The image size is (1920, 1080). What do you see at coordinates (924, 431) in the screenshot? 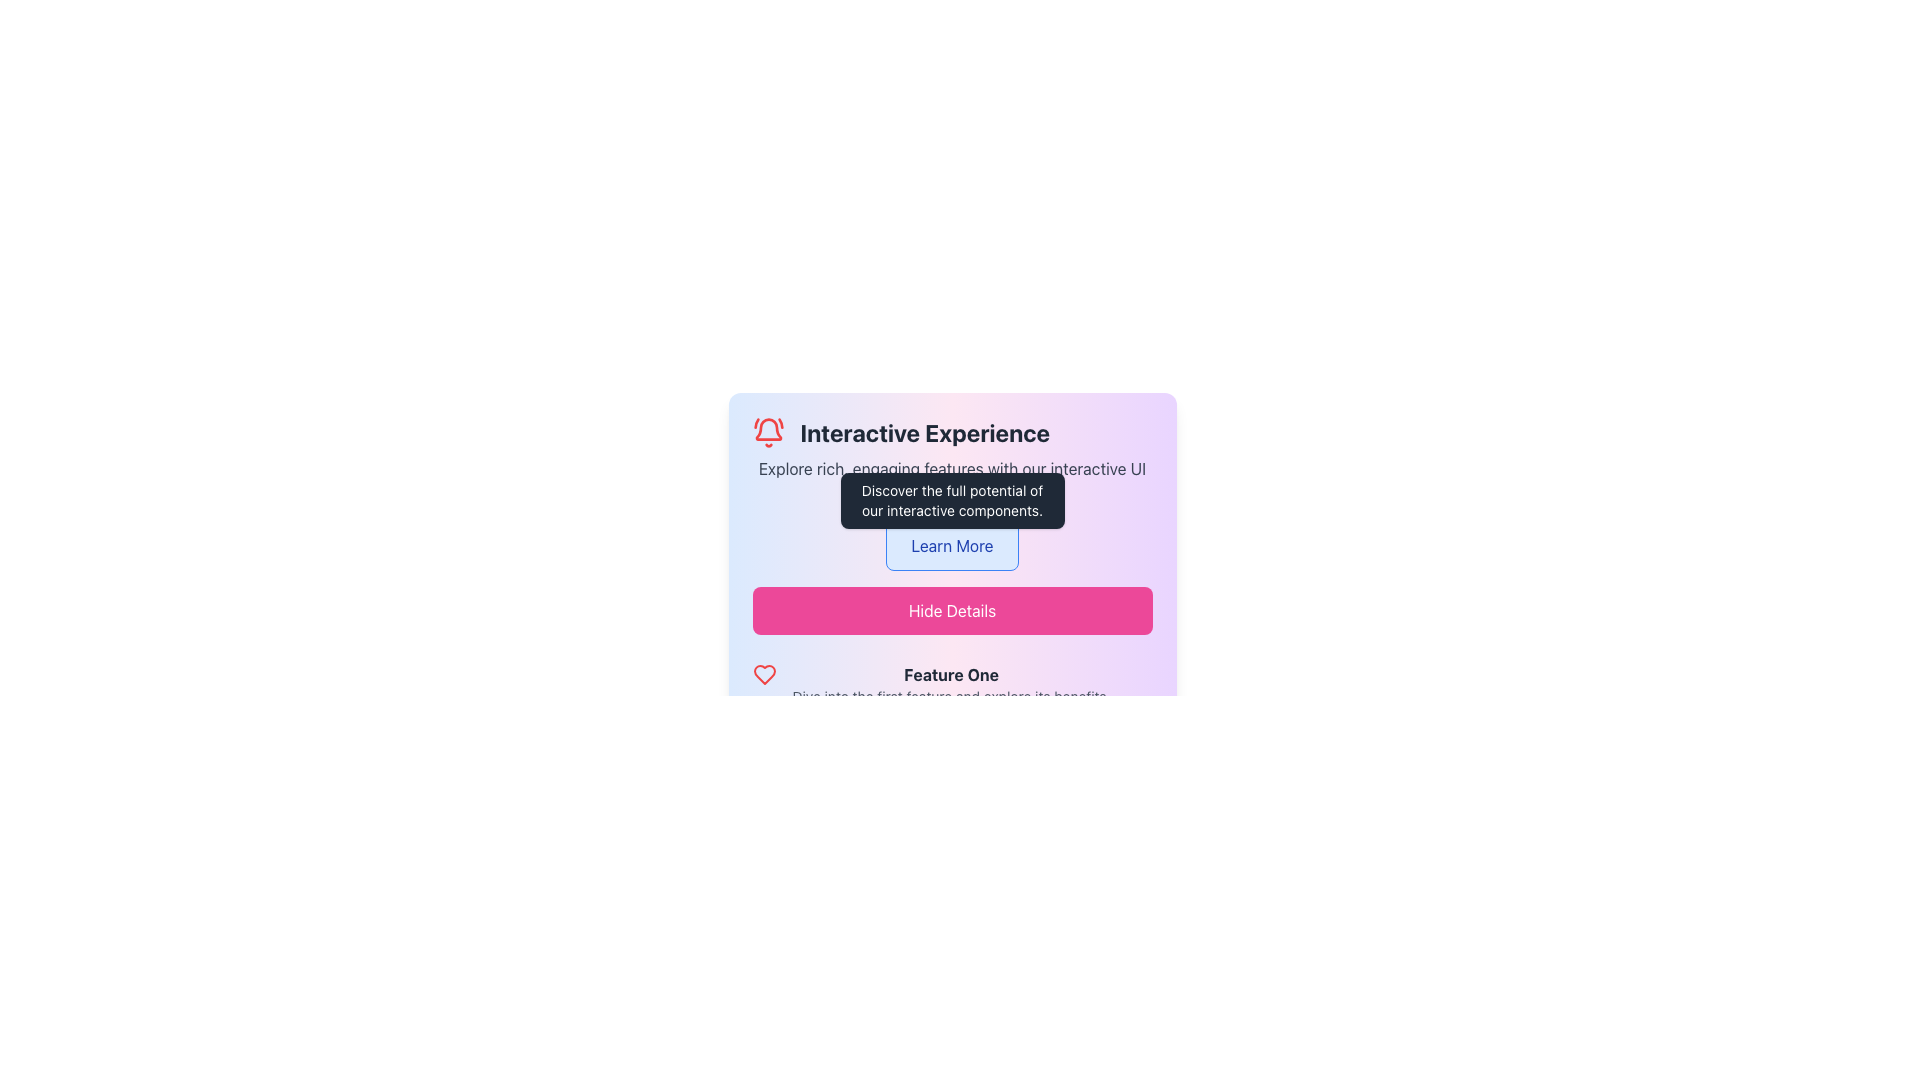
I see `the bold, large-sized textual header 'Interactive Experience' styled in dark gray, positioned prominently at the top right of the section, adjacent to a red notification bell icon` at bounding box center [924, 431].